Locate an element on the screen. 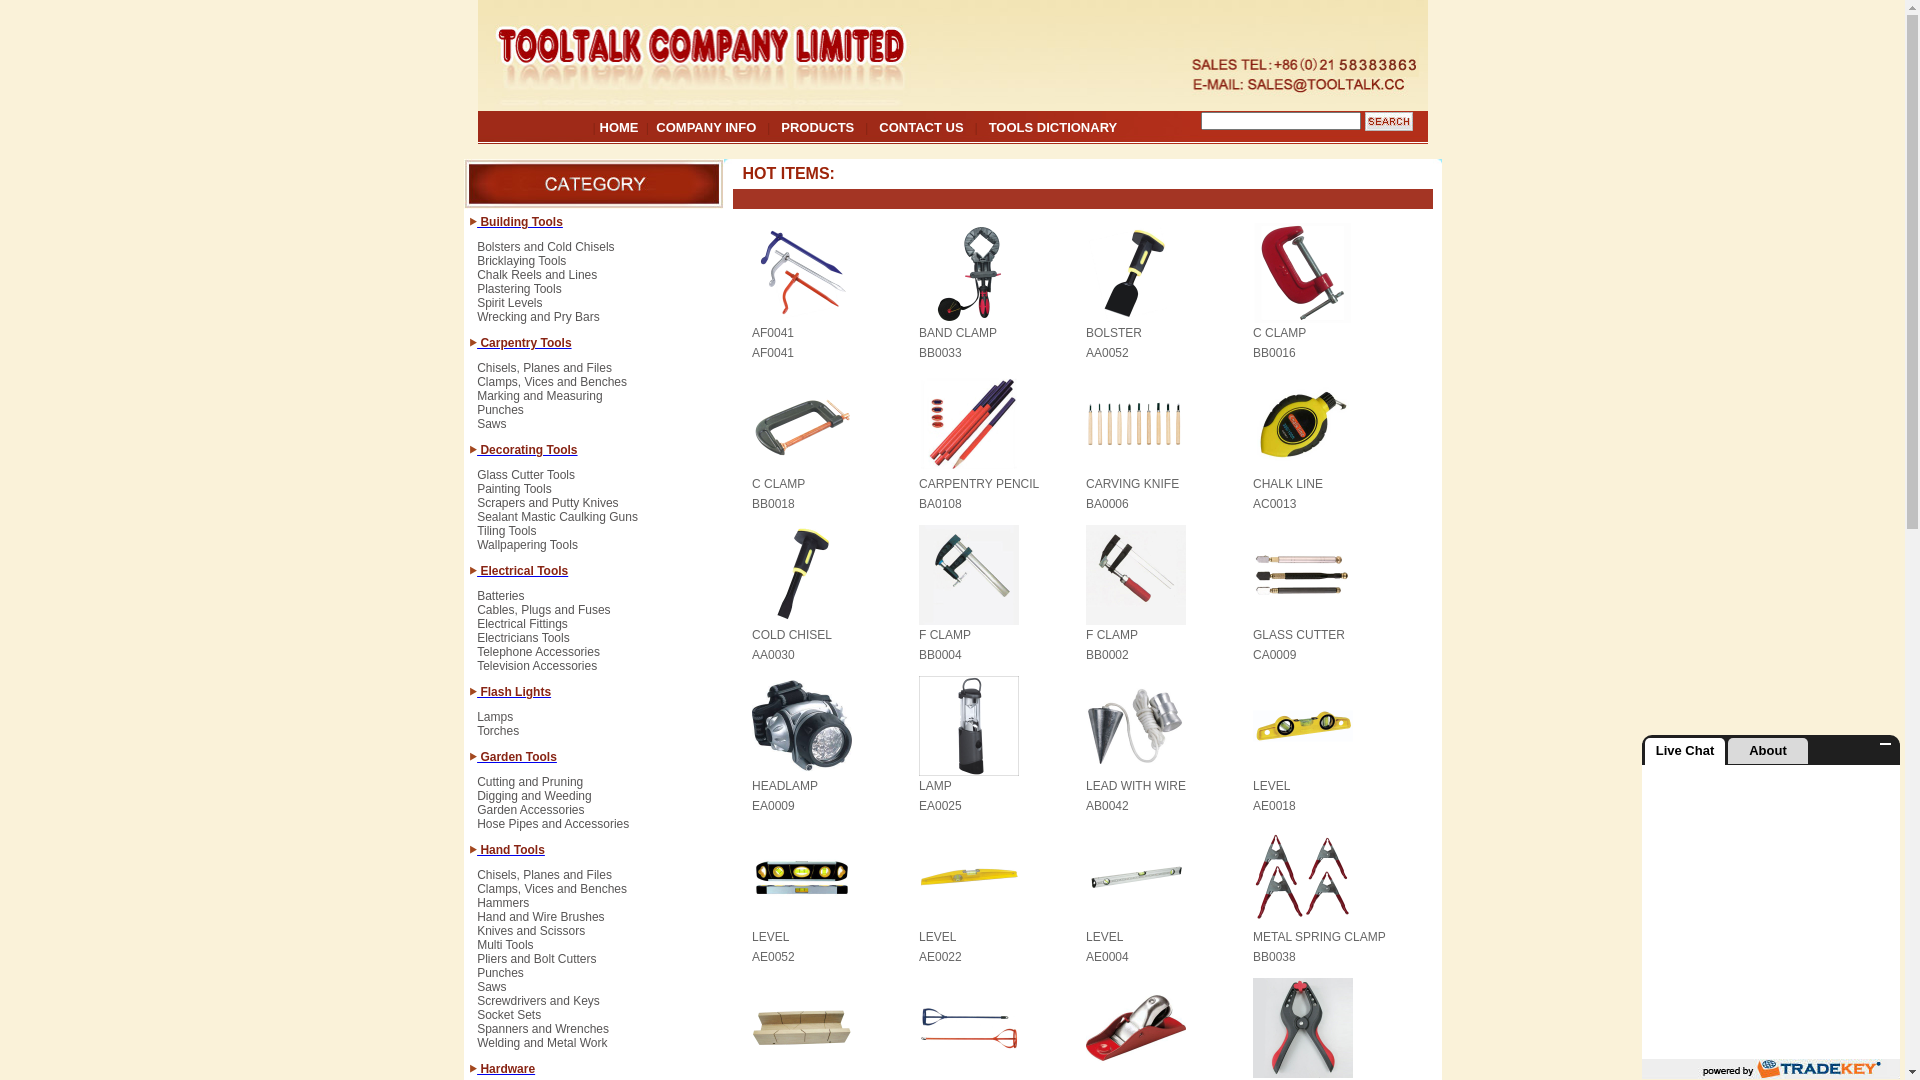 This screenshot has height=1080, width=1920. 'CONTACT US' is located at coordinates (920, 127).